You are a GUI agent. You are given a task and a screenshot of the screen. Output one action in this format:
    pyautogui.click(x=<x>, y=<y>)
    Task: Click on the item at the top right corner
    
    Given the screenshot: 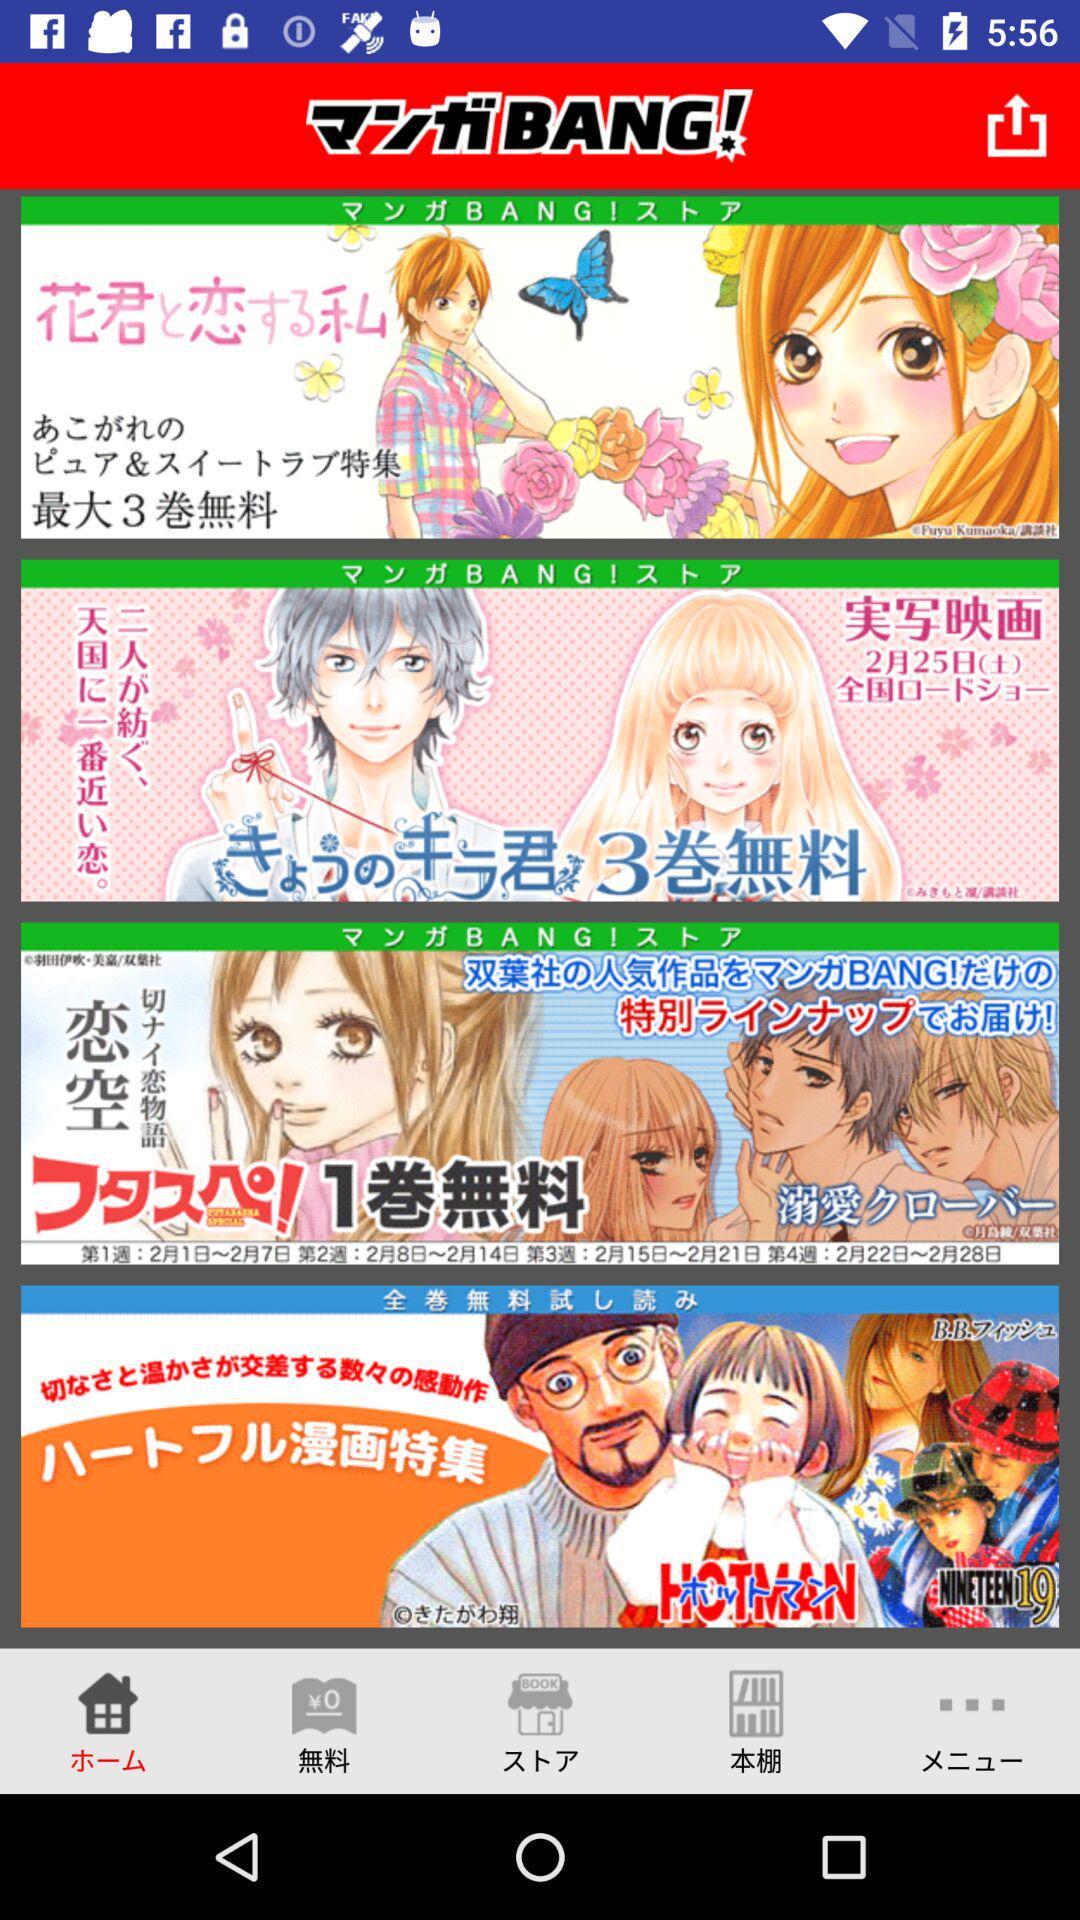 What is the action you would take?
    pyautogui.click(x=1017, y=124)
    